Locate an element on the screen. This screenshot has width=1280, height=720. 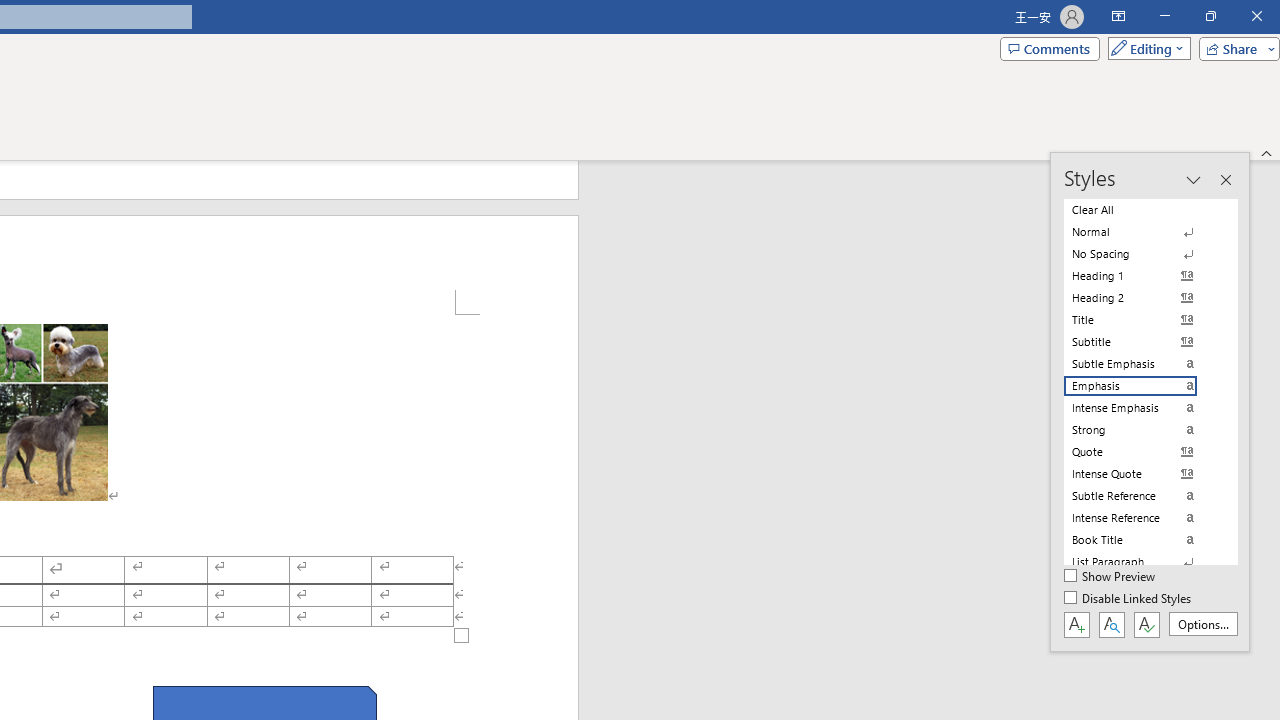
'No Spacing' is located at coordinates (1142, 253).